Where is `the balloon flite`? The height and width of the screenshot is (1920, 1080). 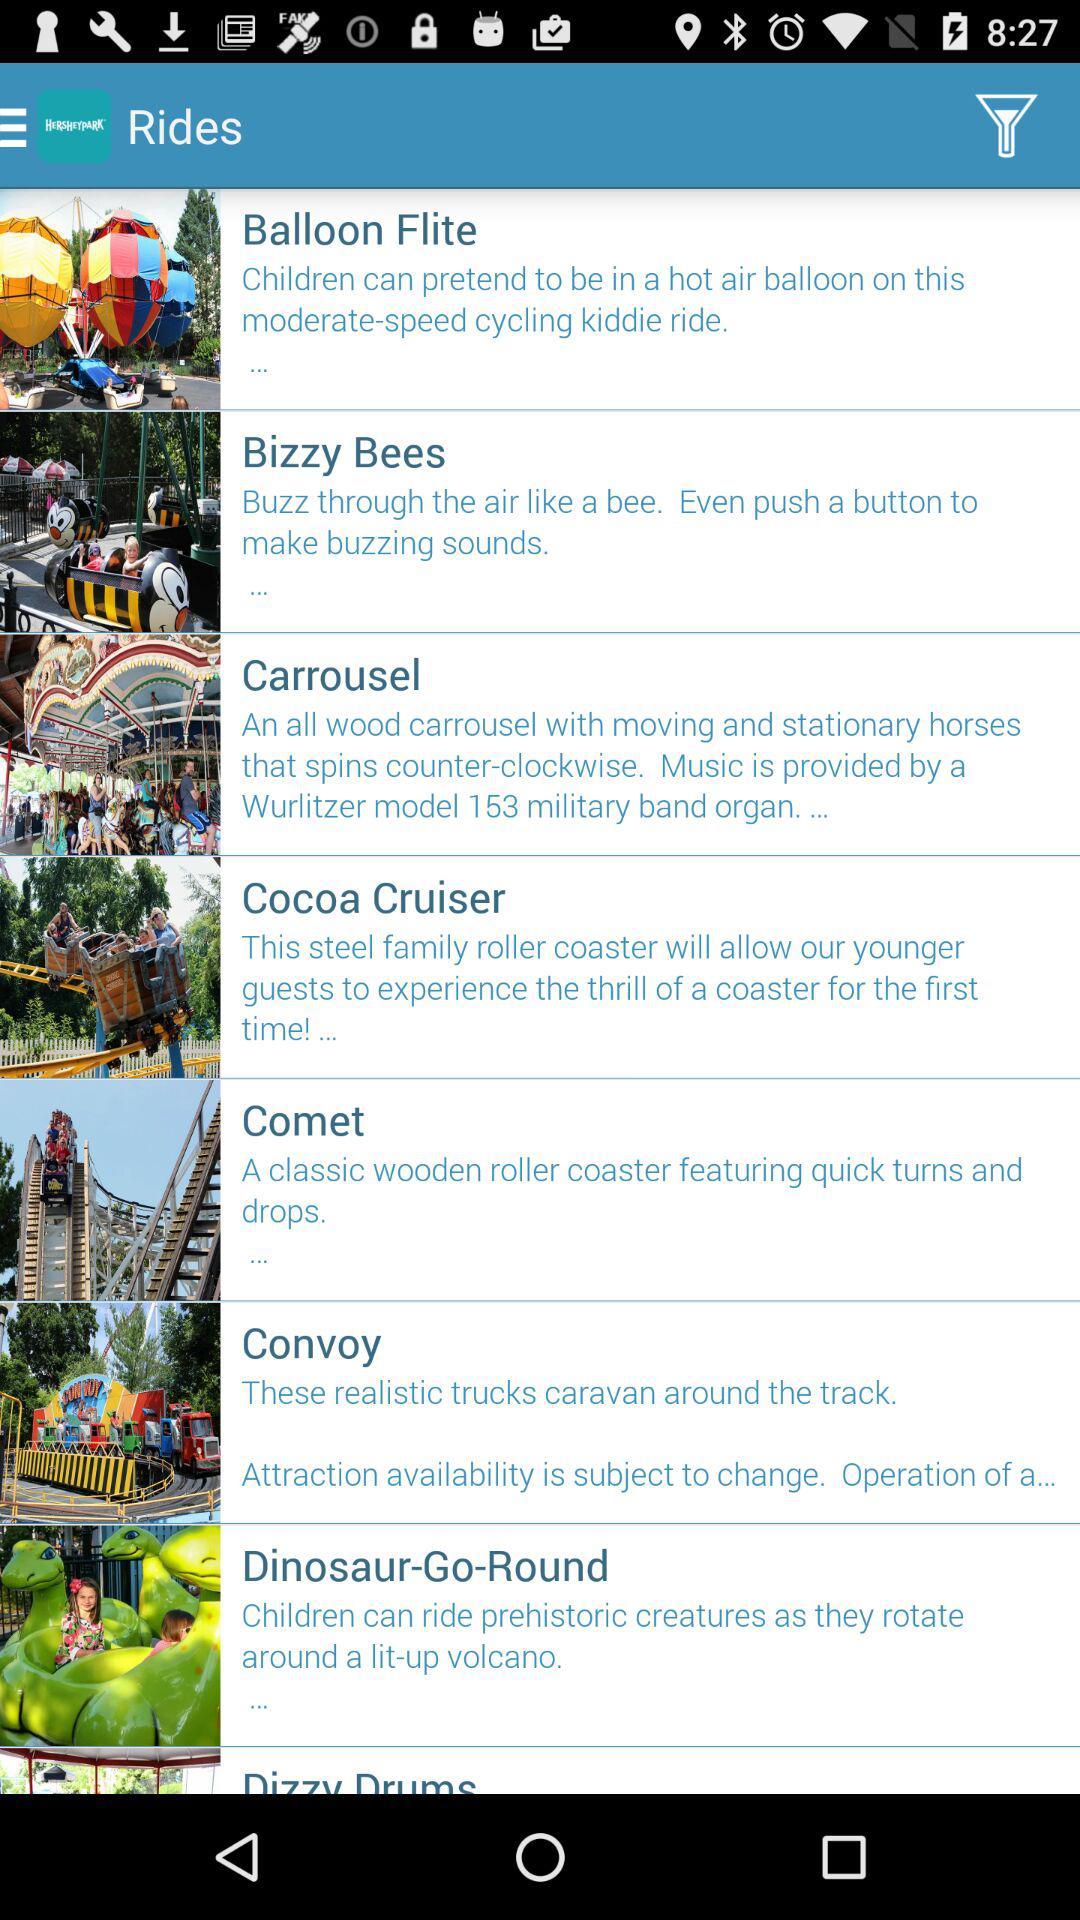
the balloon flite is located at coordinates (650, 228).